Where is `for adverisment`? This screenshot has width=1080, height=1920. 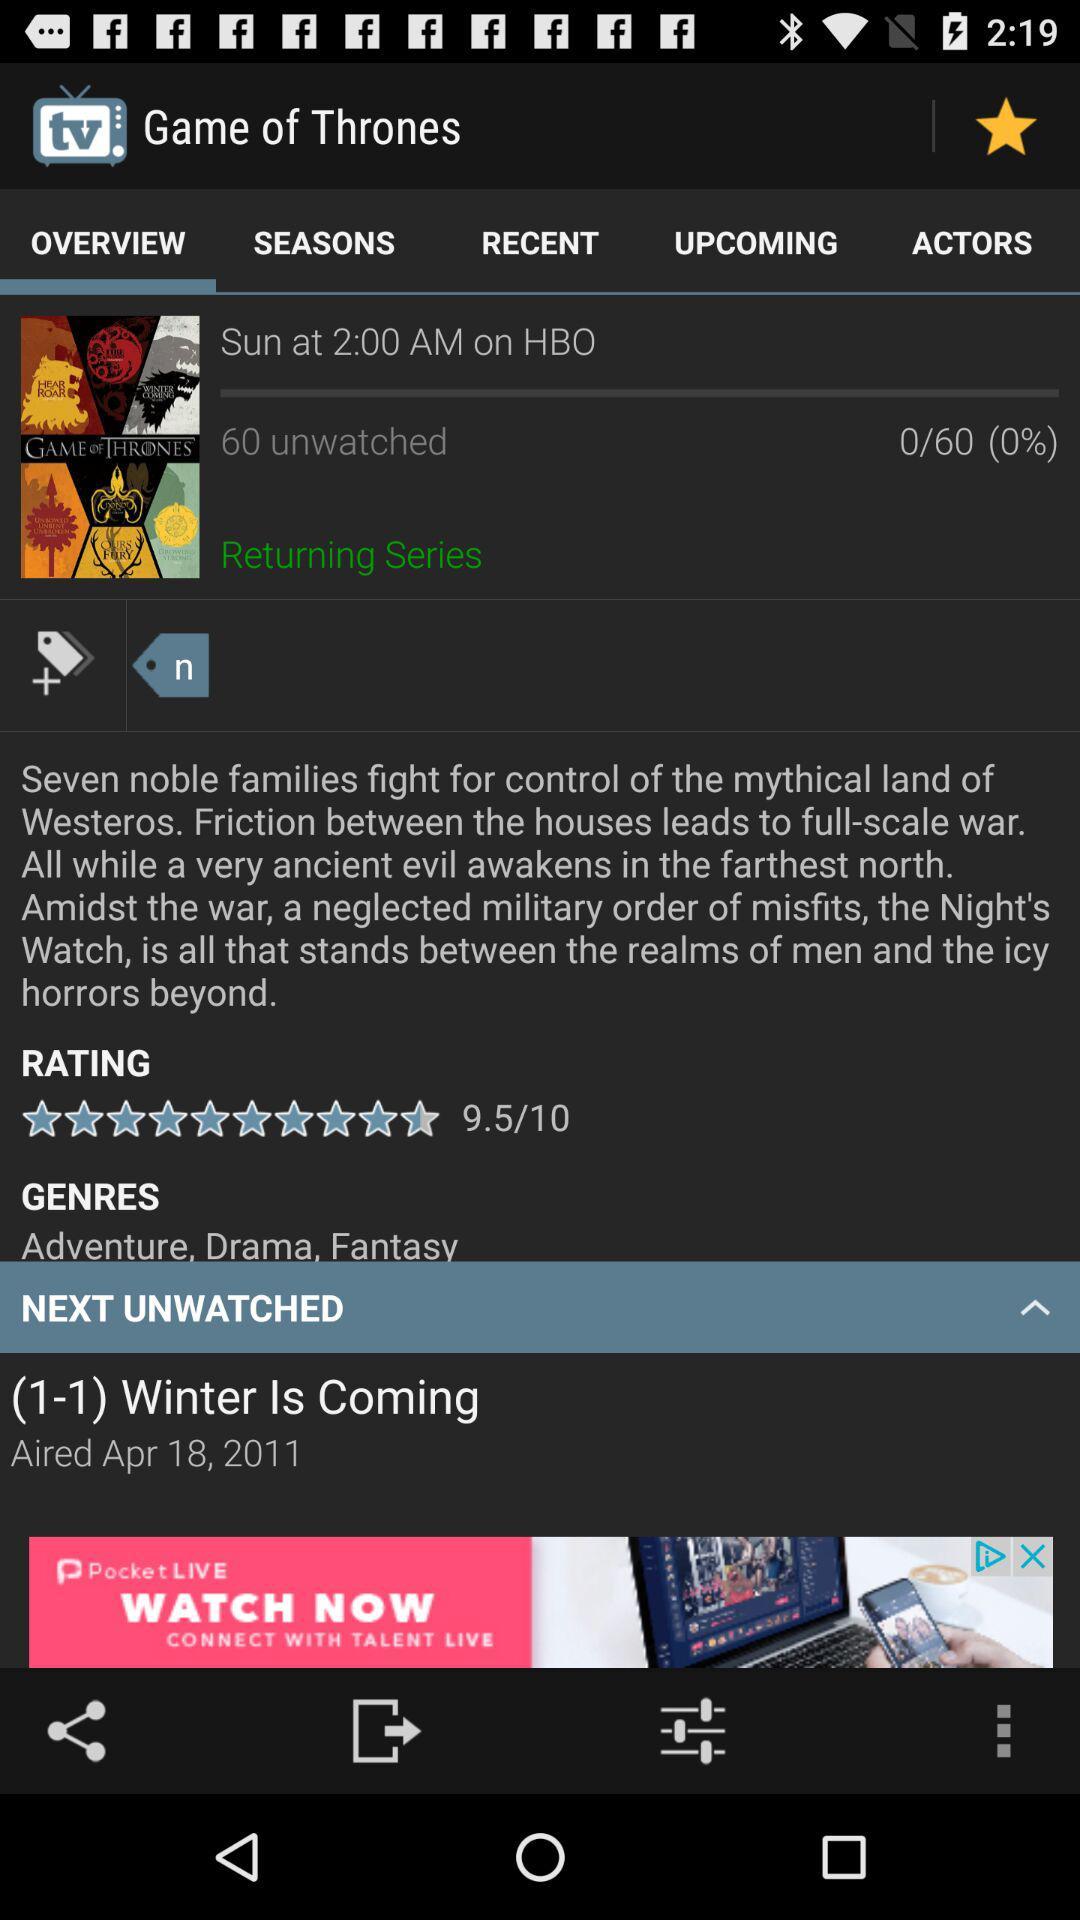 for adverisment is located at coordinates (540, 1602).